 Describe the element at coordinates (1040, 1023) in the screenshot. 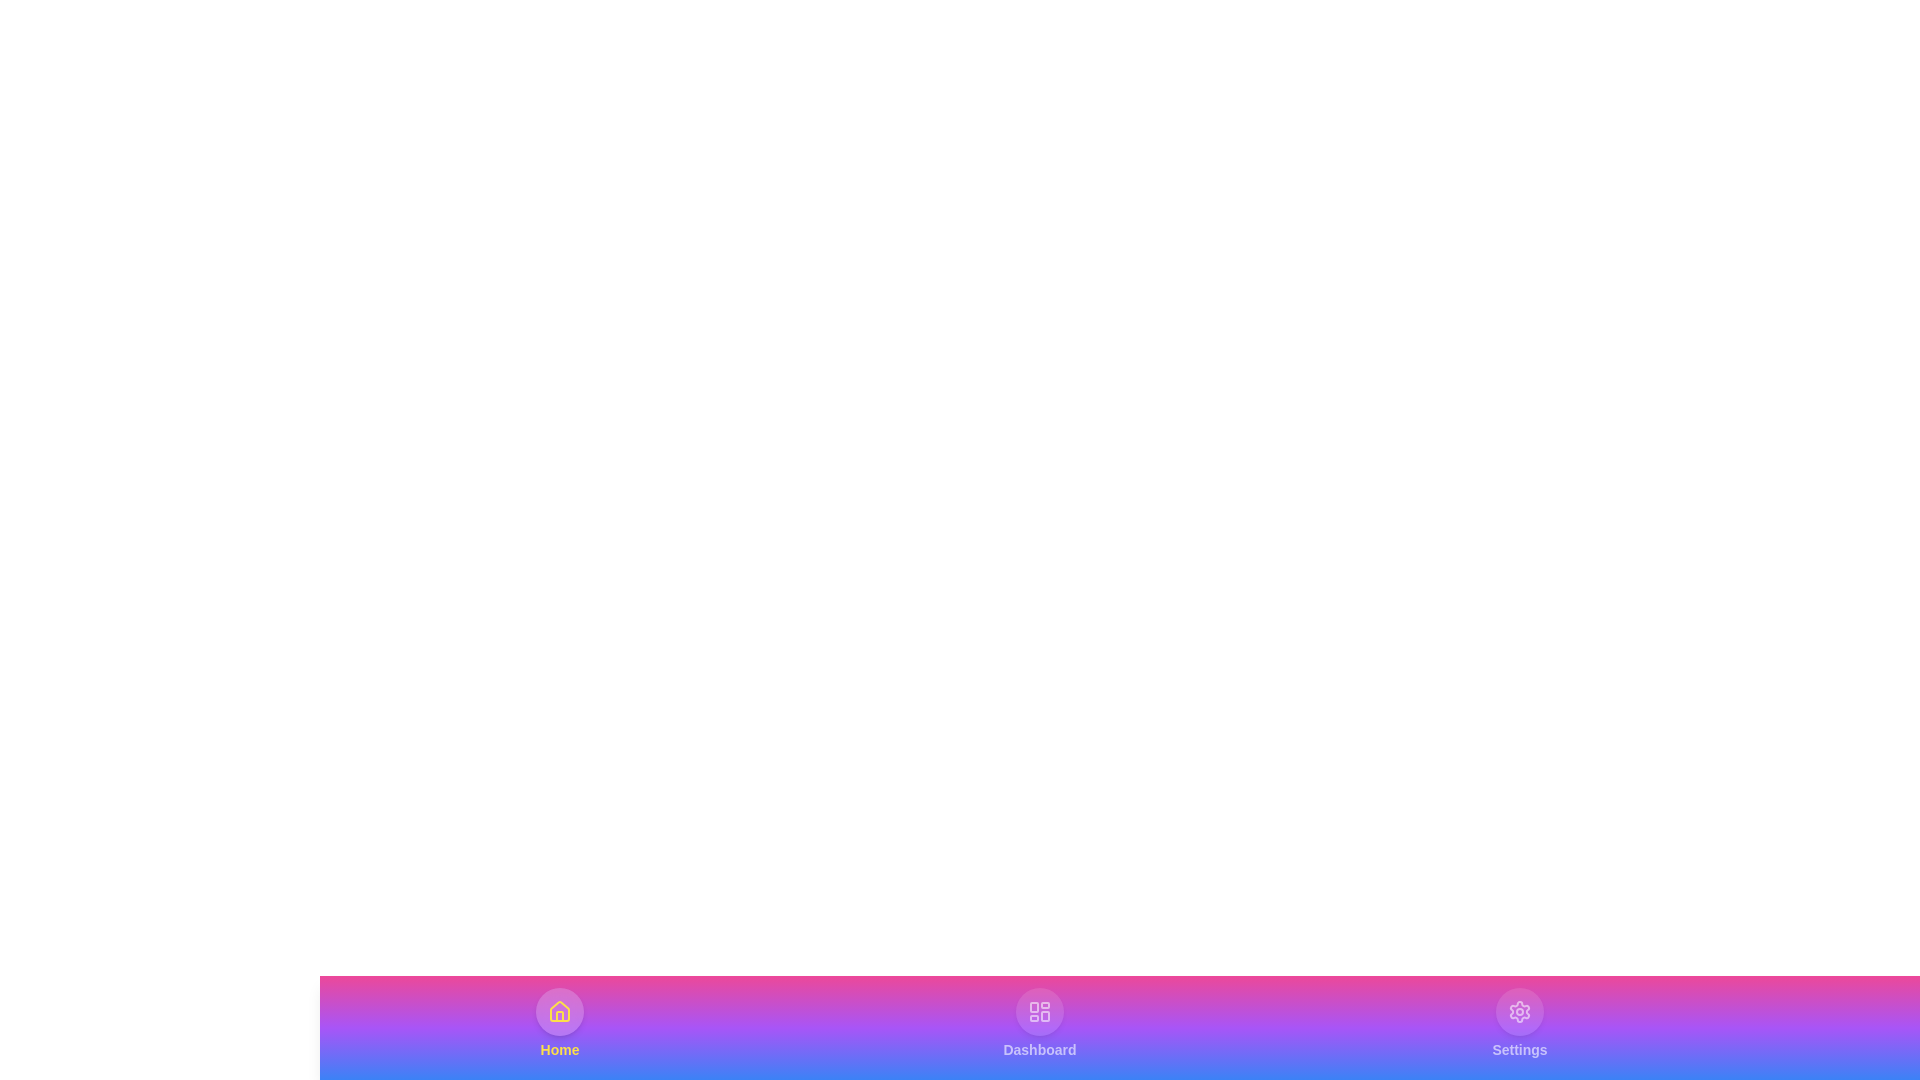

I see `the Dashboard button in the bottom navigation bar` at that location.